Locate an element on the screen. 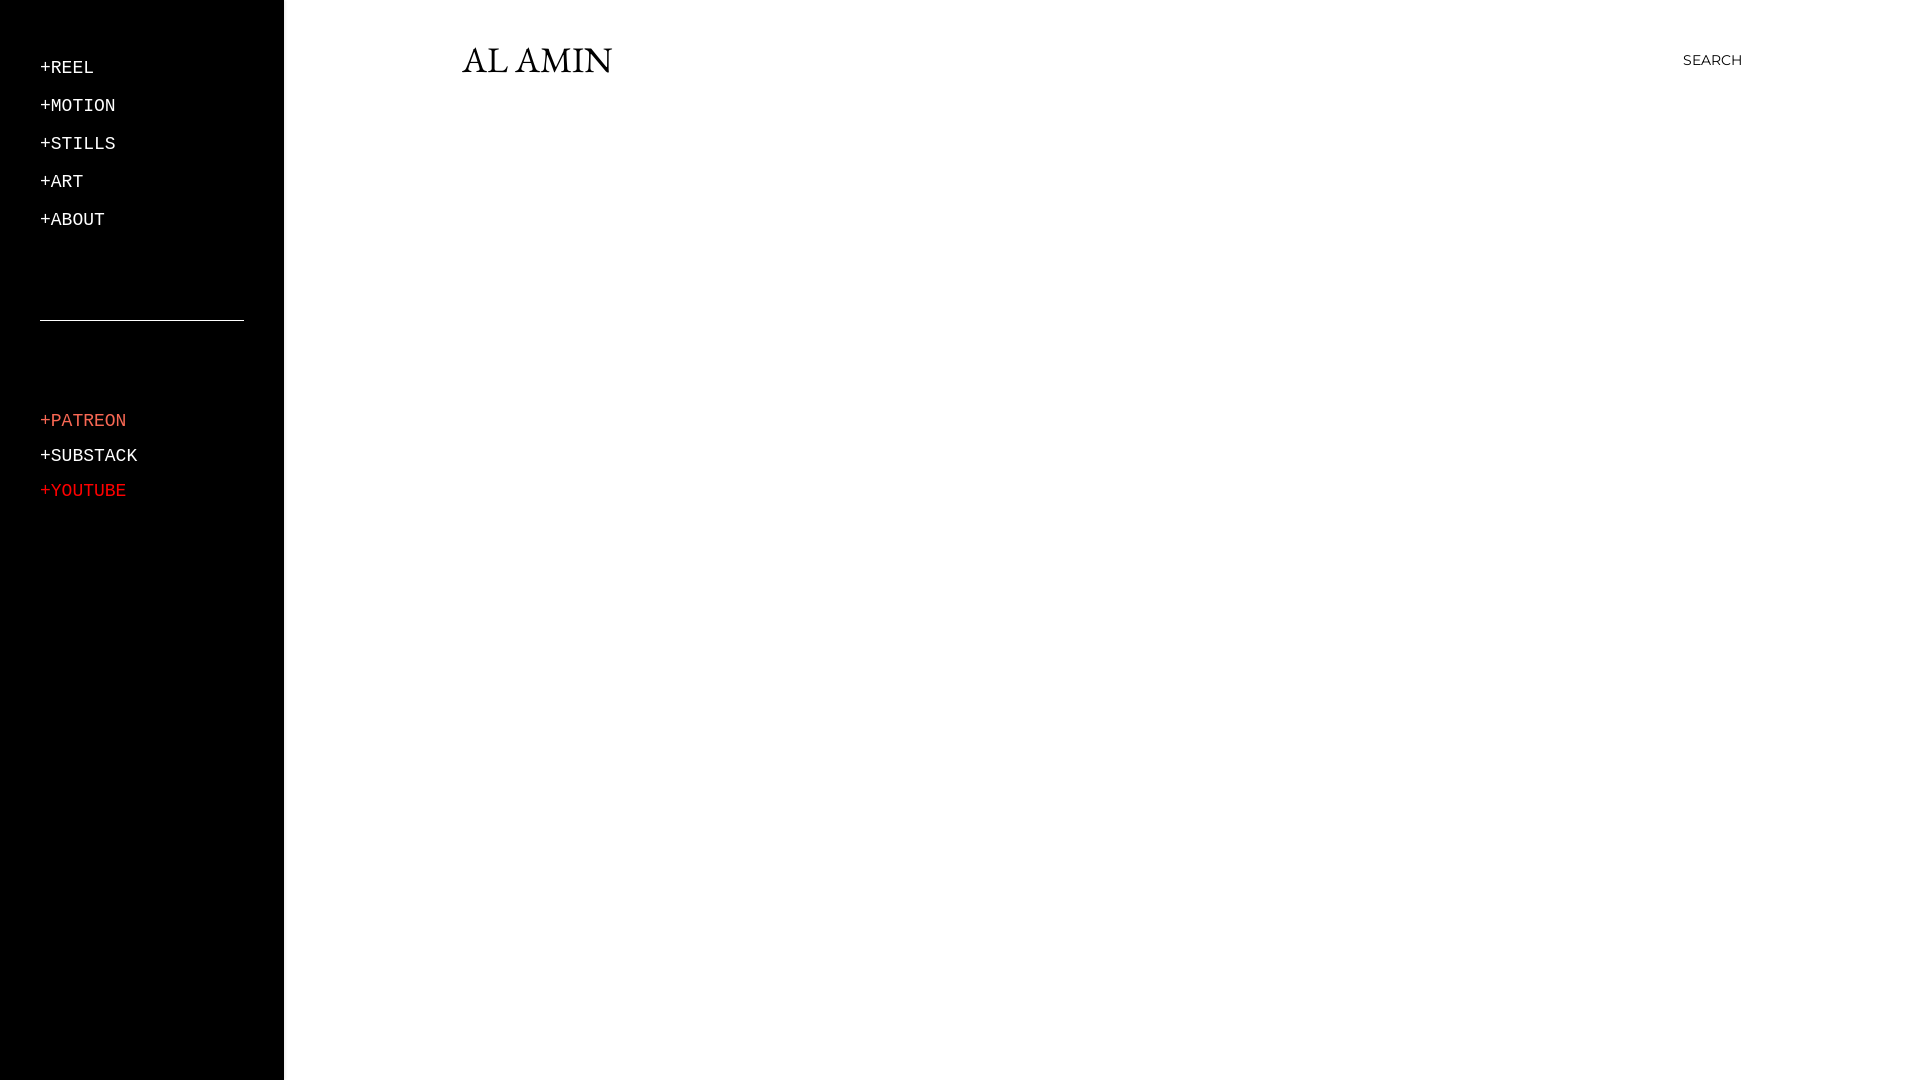  '+MOTION' is located at coordinates (77, 105).